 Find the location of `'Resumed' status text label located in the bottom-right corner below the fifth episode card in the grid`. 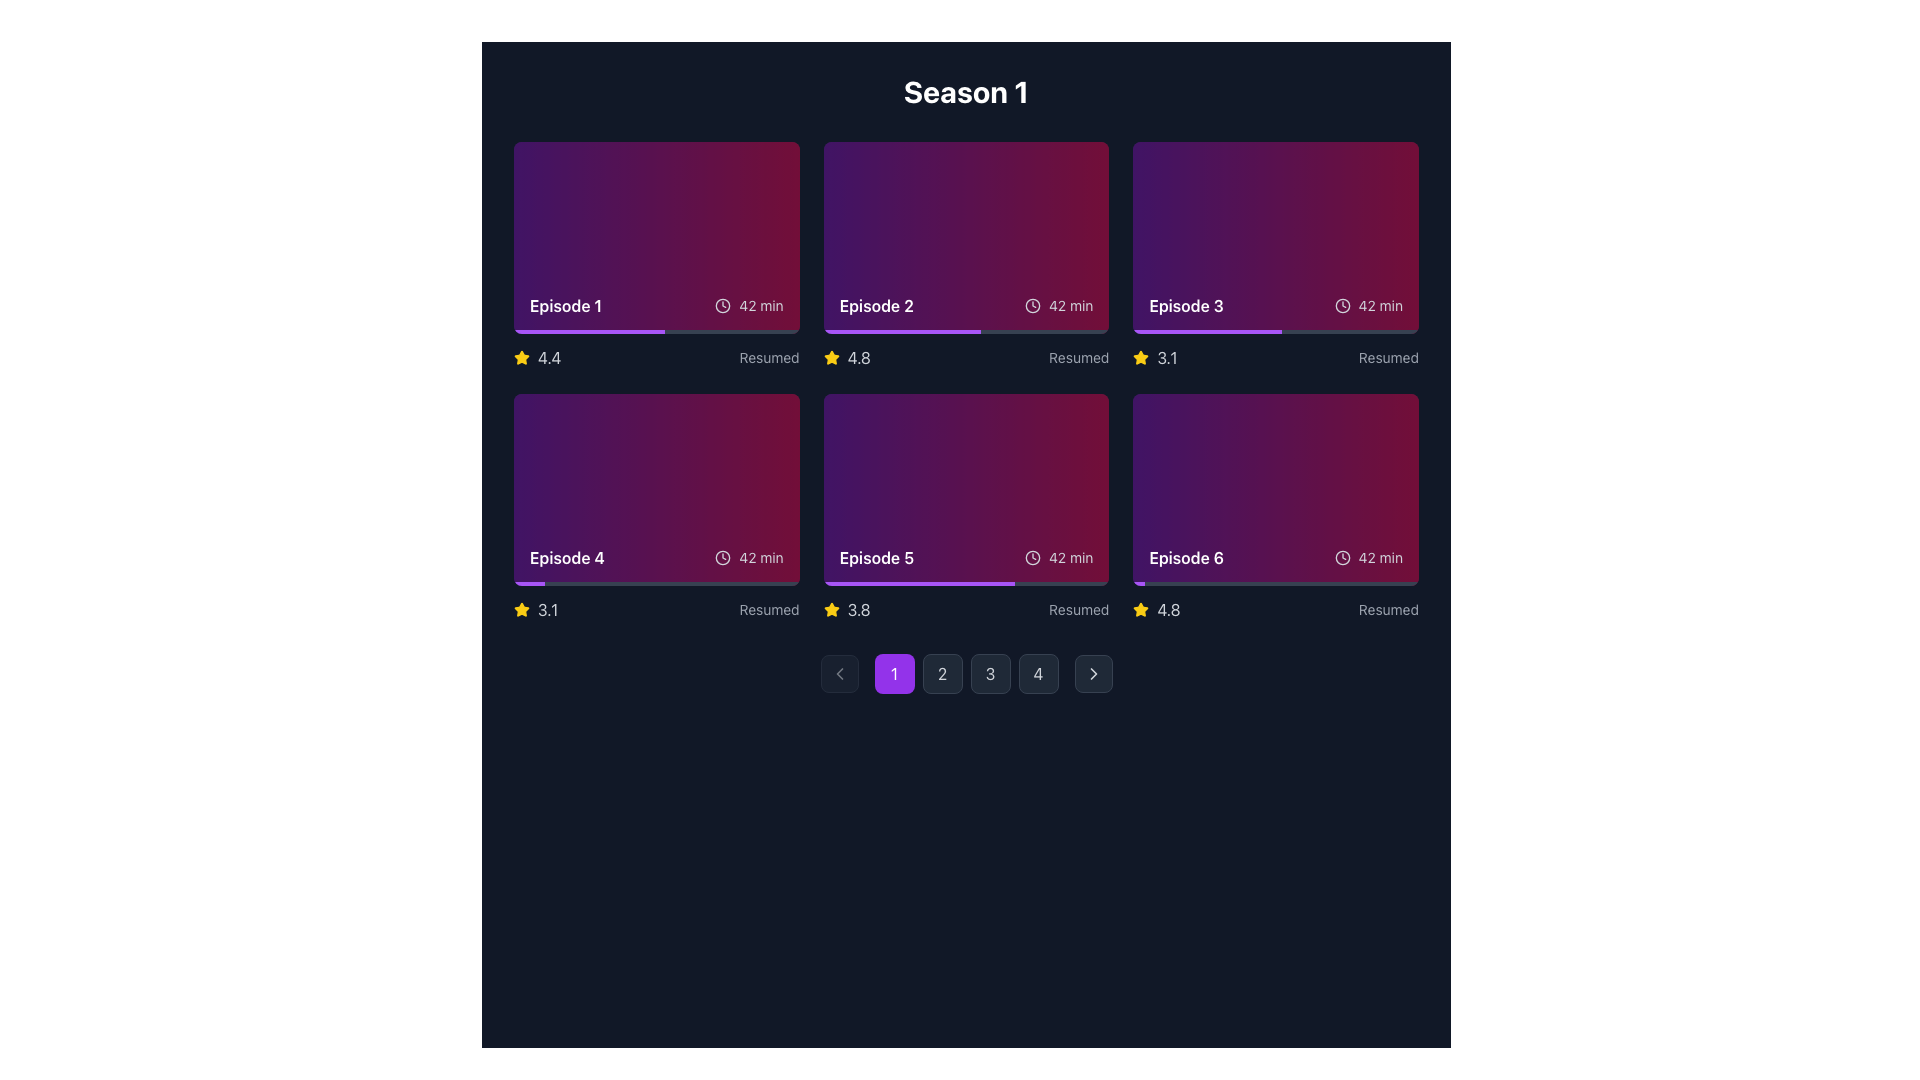

'Resumed' status text label located in the bottom-right corner below the fifth episode card in the grid is located at coordinates (1078, 608).